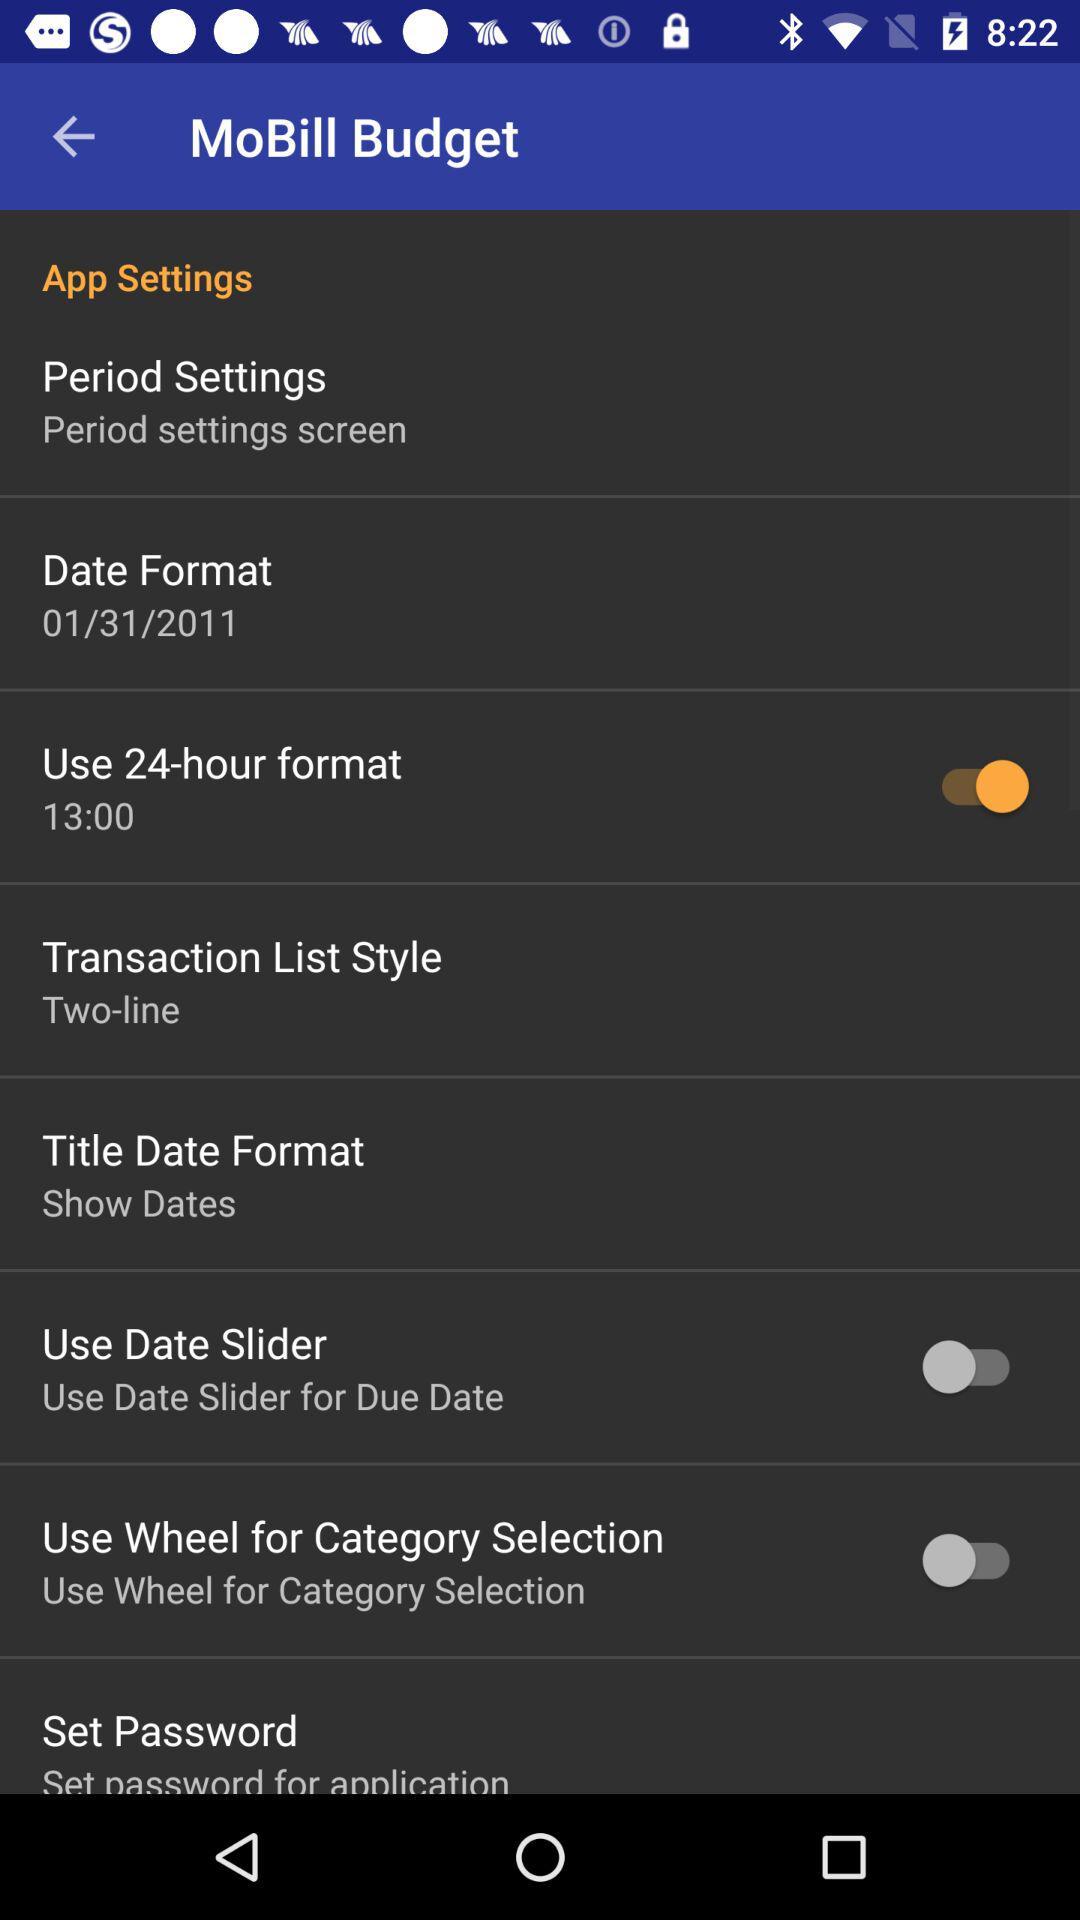 The image size is (1080, 1920). Describe the element at coordinates (138, 1201) in the screenshot. I see `item below the title date format` at that location.